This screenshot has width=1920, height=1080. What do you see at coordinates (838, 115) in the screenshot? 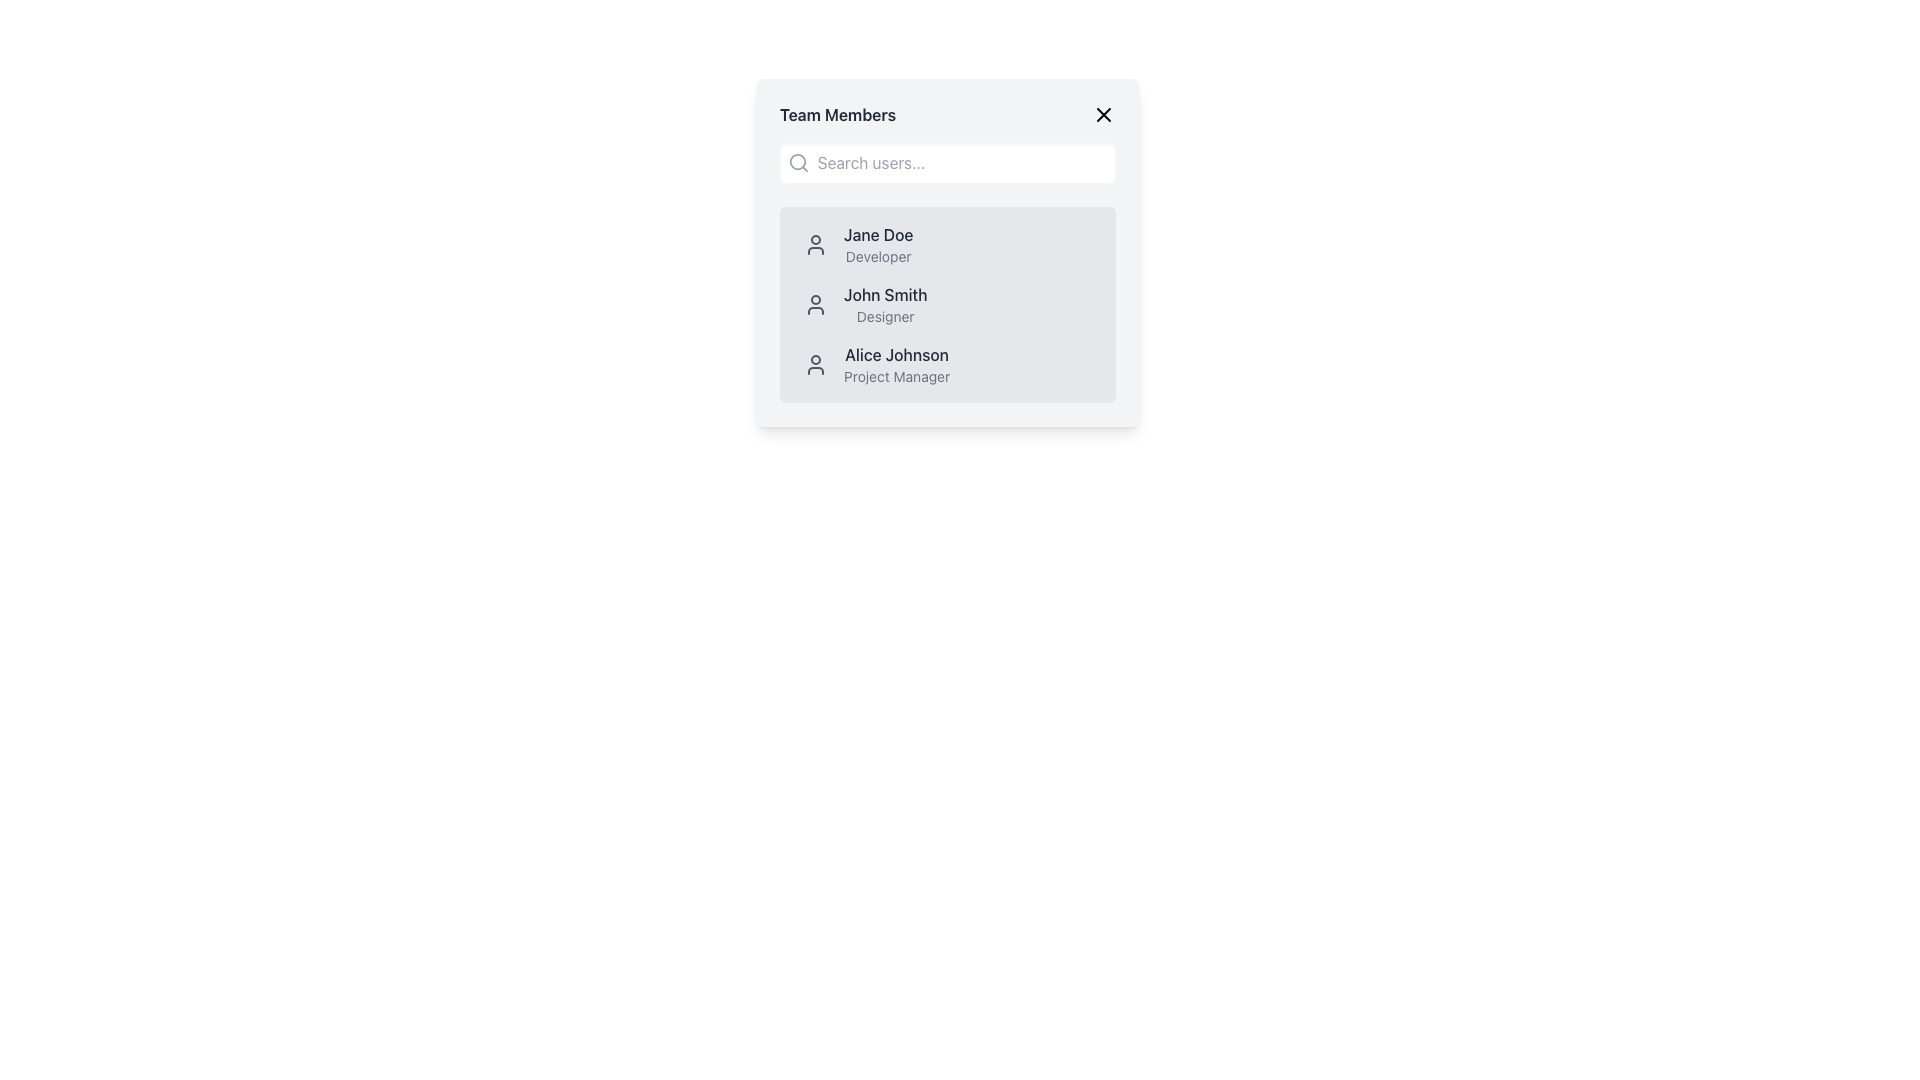
I see `text label displaying 'Team Members' located at the top-left section of the card layout` at bounding box center [838, 115].